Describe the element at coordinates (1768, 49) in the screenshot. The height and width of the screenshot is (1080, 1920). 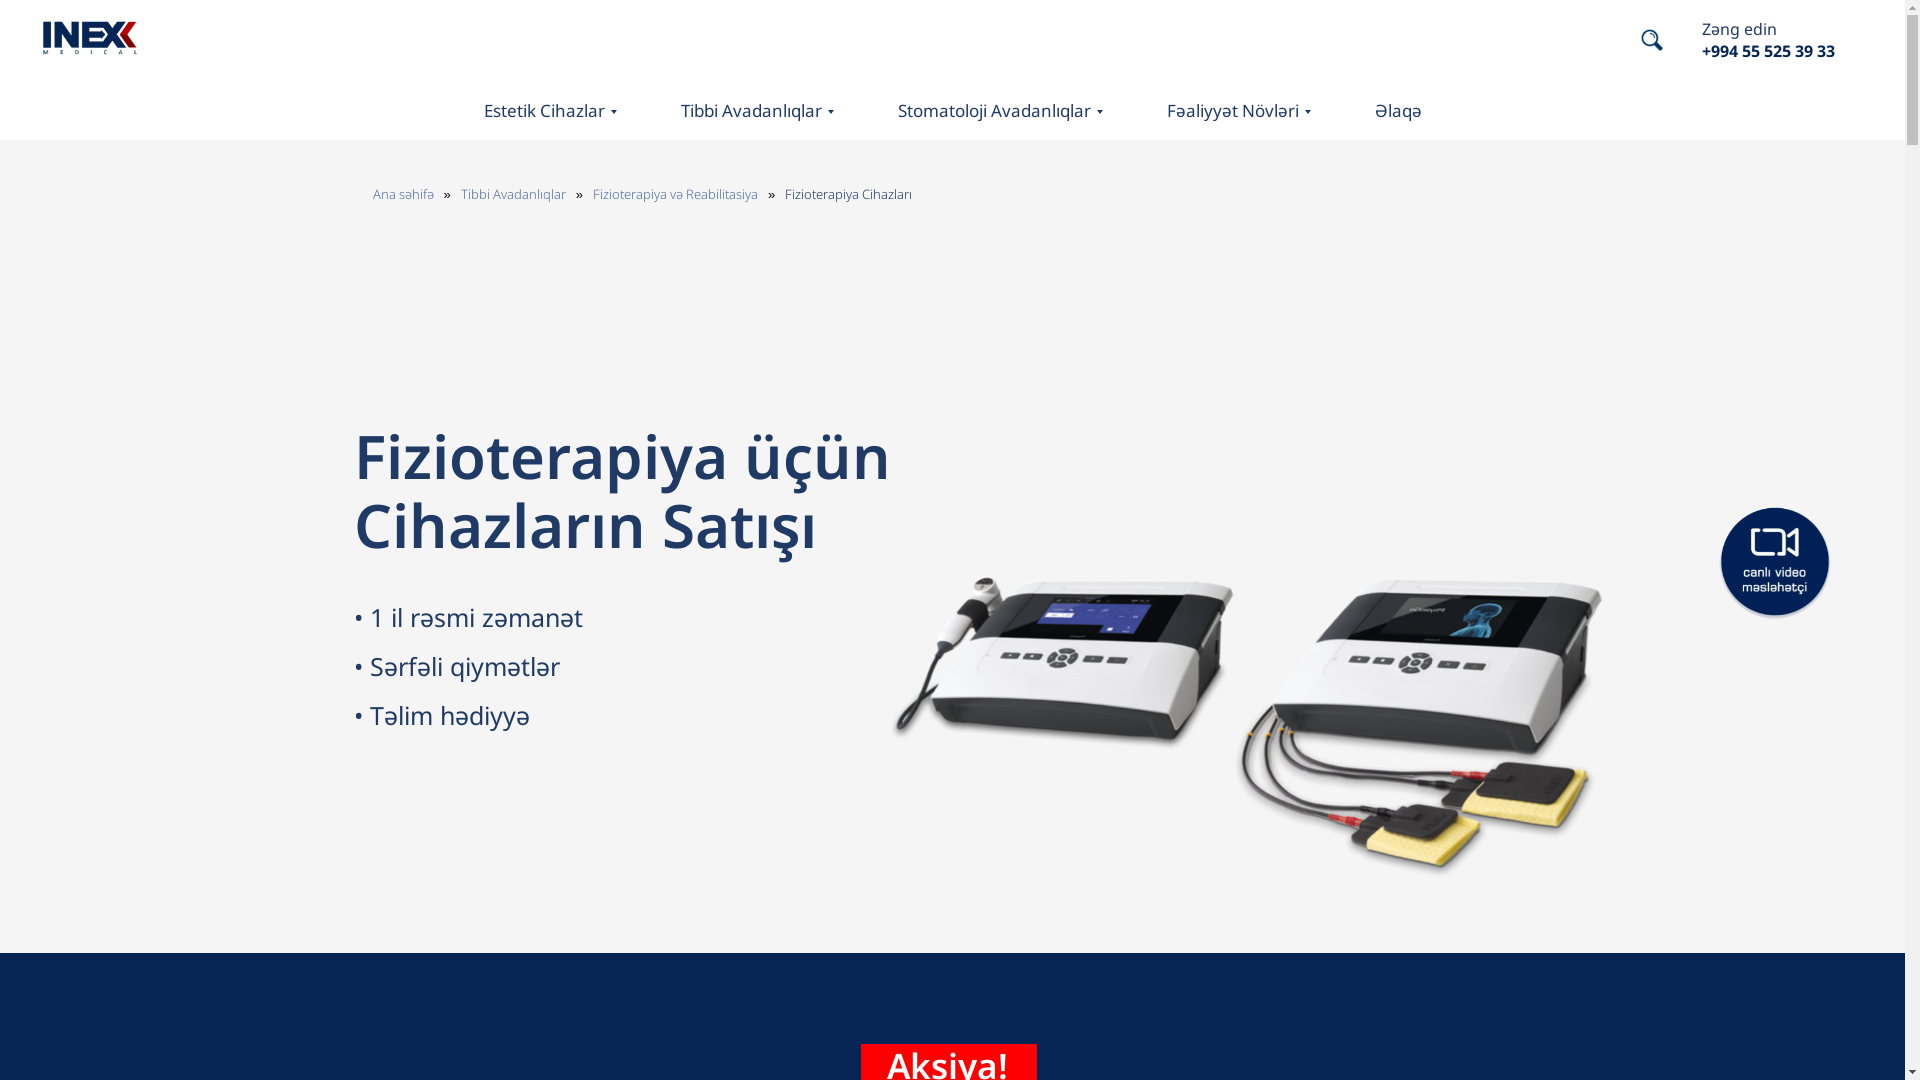
I see `'+994 55 525 39 33'` at that location.